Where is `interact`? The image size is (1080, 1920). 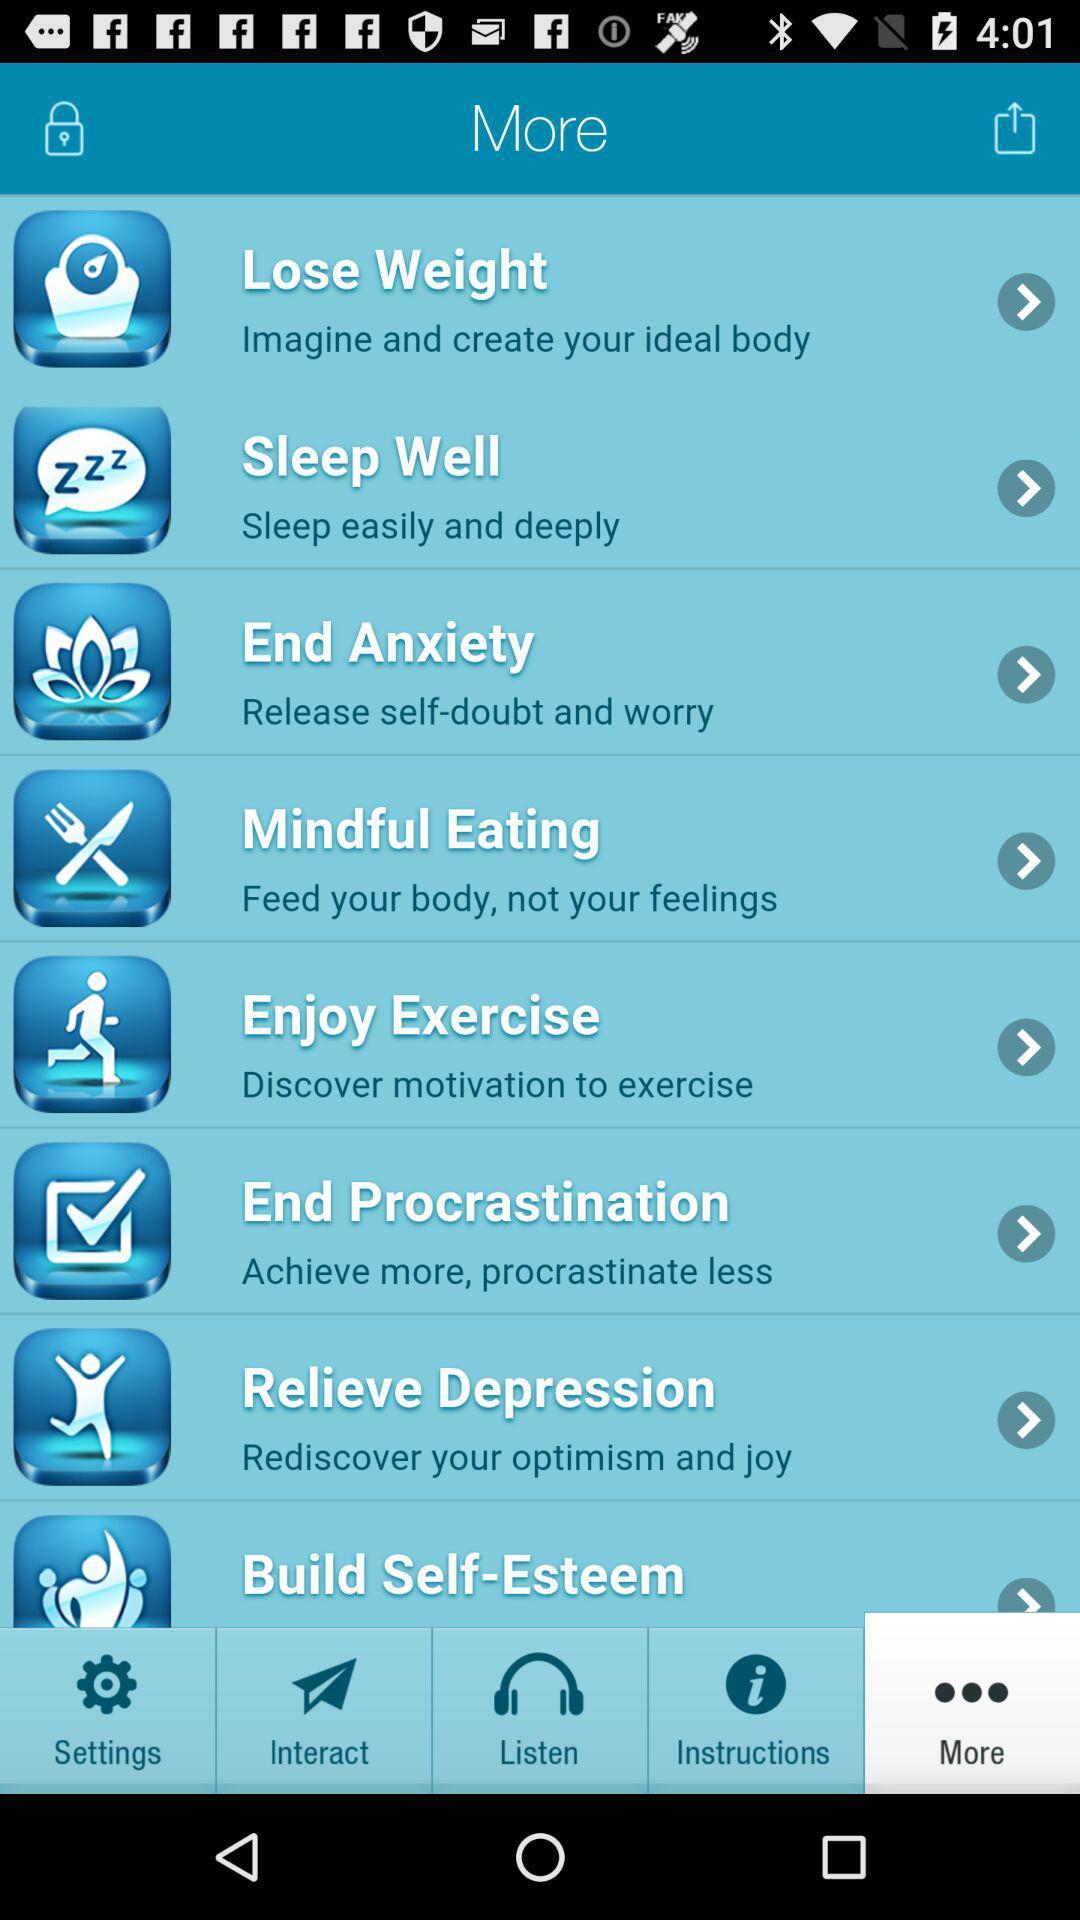 interact is located at coordinates (323, 1701).